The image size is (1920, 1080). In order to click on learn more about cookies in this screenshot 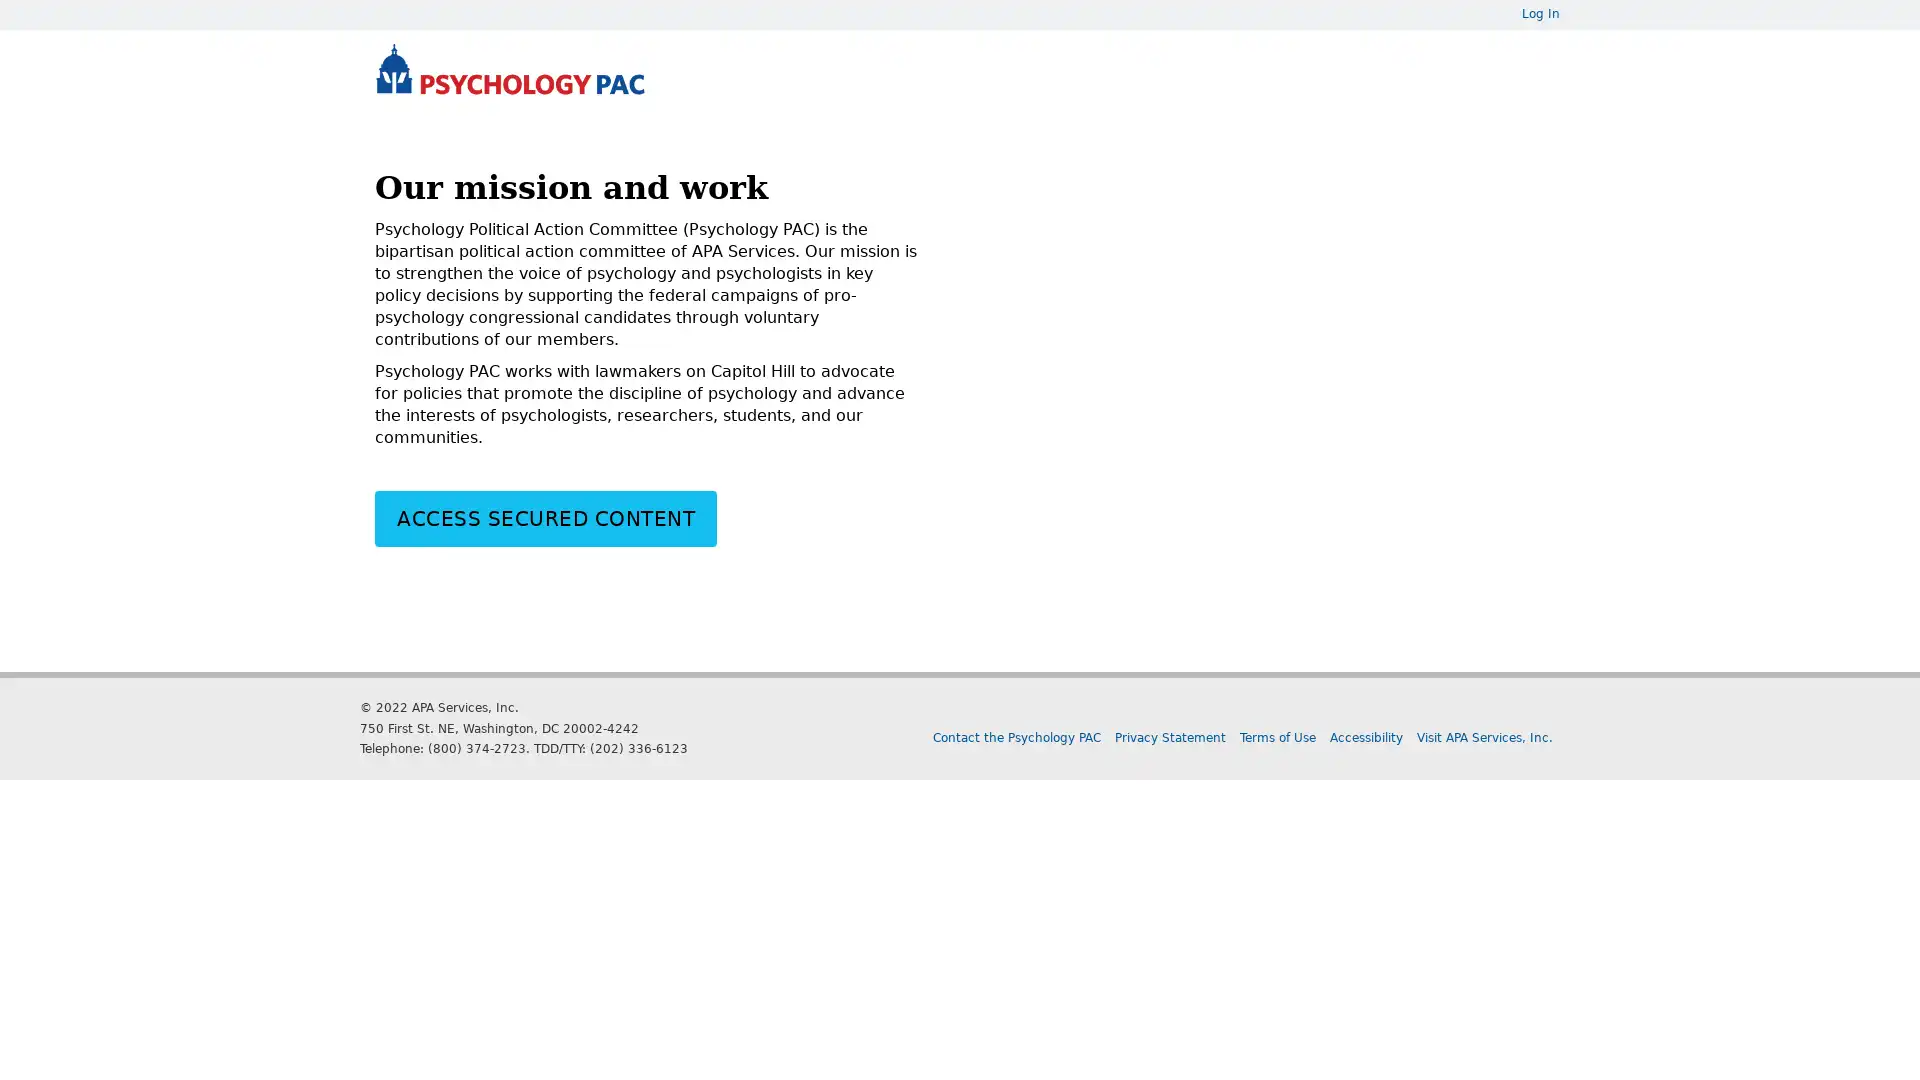, I will do `click(1176, 1052)`.